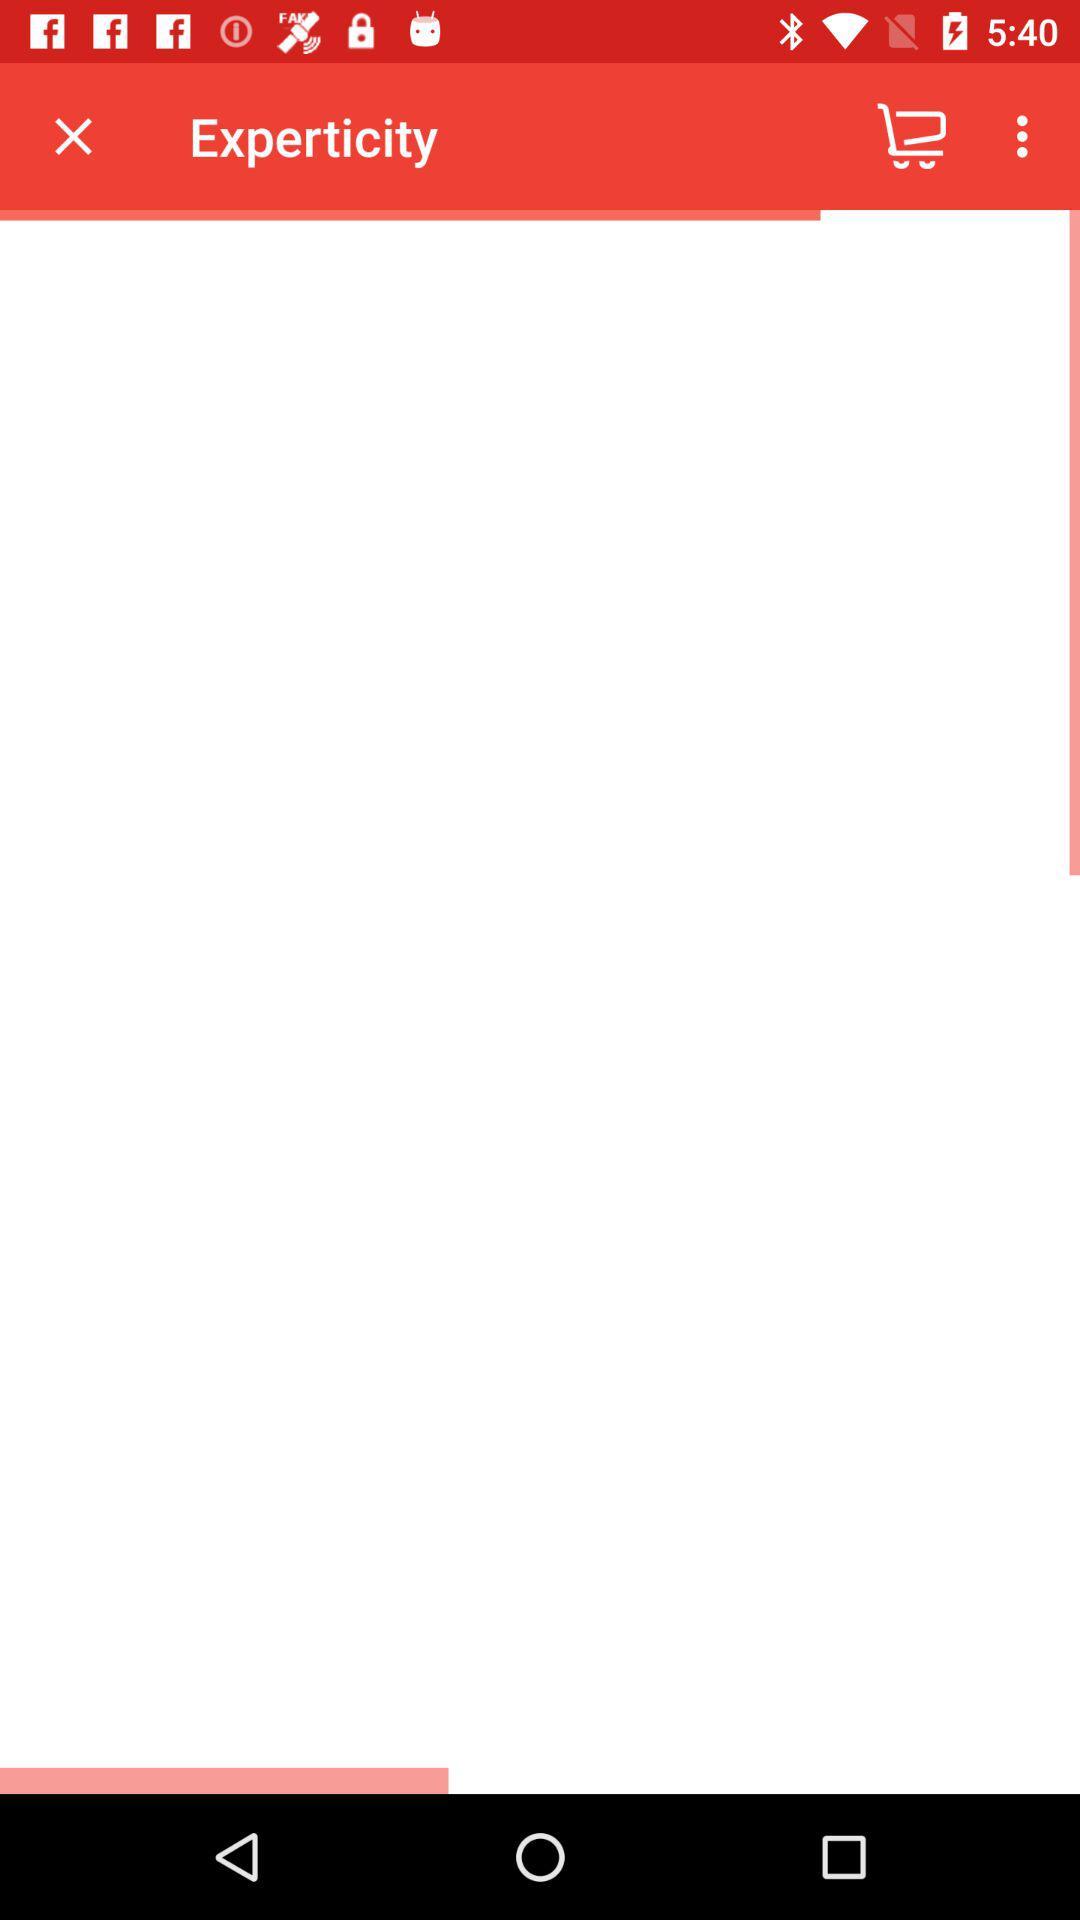  Describe the element at coordinates (72, 135) in the screenshot. I see `icon to the left of the experticity` at that location.